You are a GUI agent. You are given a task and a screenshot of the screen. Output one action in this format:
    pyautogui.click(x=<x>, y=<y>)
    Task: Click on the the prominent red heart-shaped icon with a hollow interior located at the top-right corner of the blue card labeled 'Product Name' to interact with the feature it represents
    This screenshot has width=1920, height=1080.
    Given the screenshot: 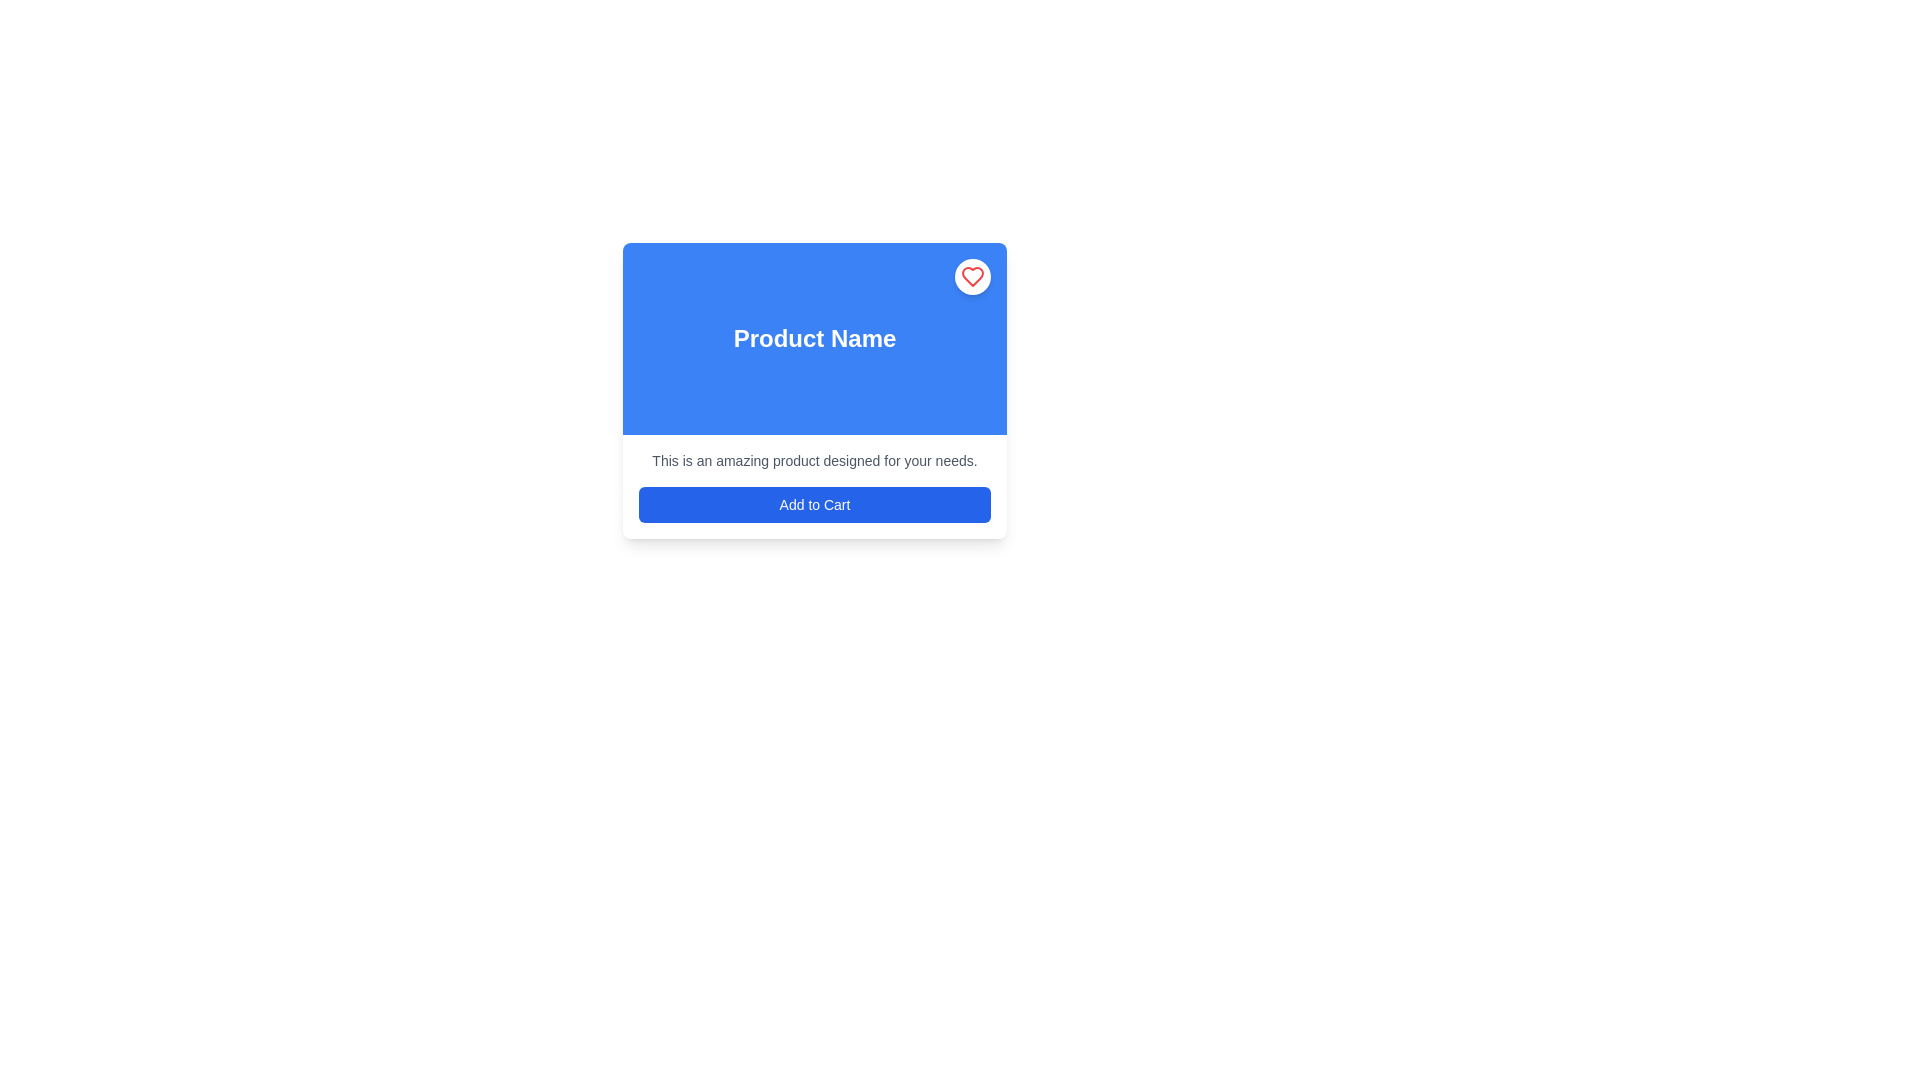 What is the action you would take?
    pyautogui.click(x=973, y=277)
    